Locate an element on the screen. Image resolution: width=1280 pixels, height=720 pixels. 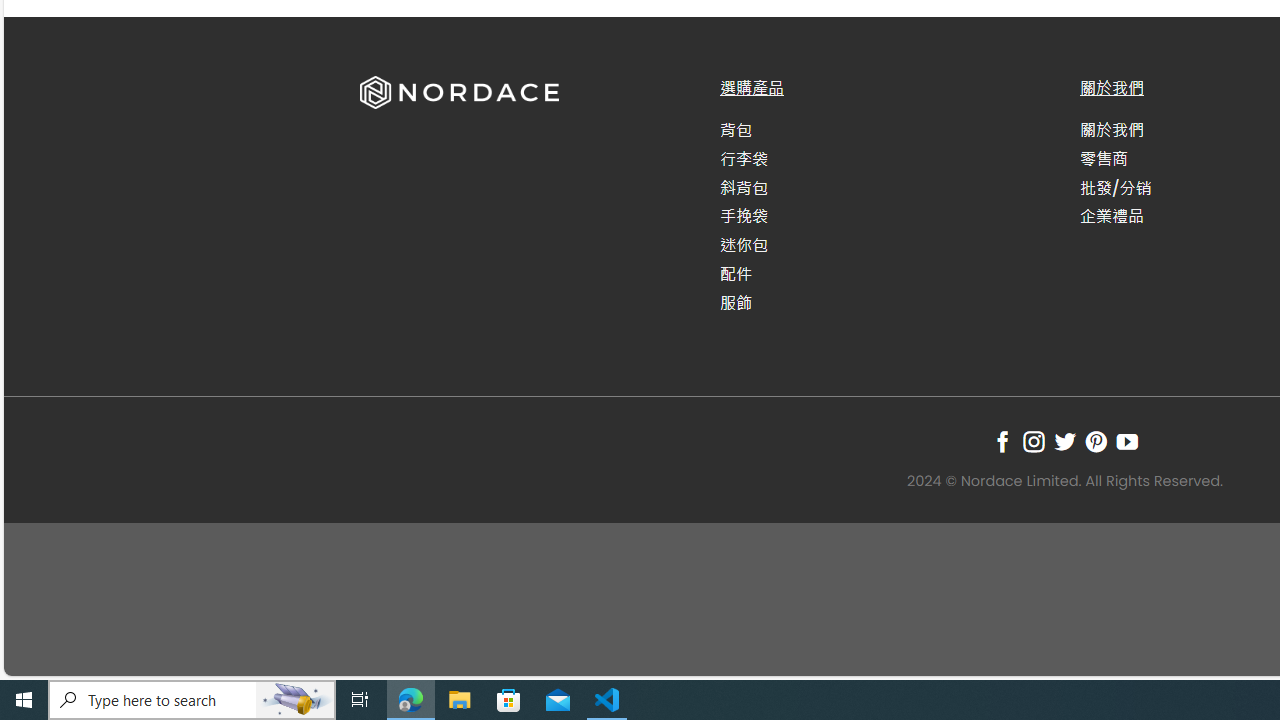
'Follow on Twitter' is located at coordinates (1063, 440).